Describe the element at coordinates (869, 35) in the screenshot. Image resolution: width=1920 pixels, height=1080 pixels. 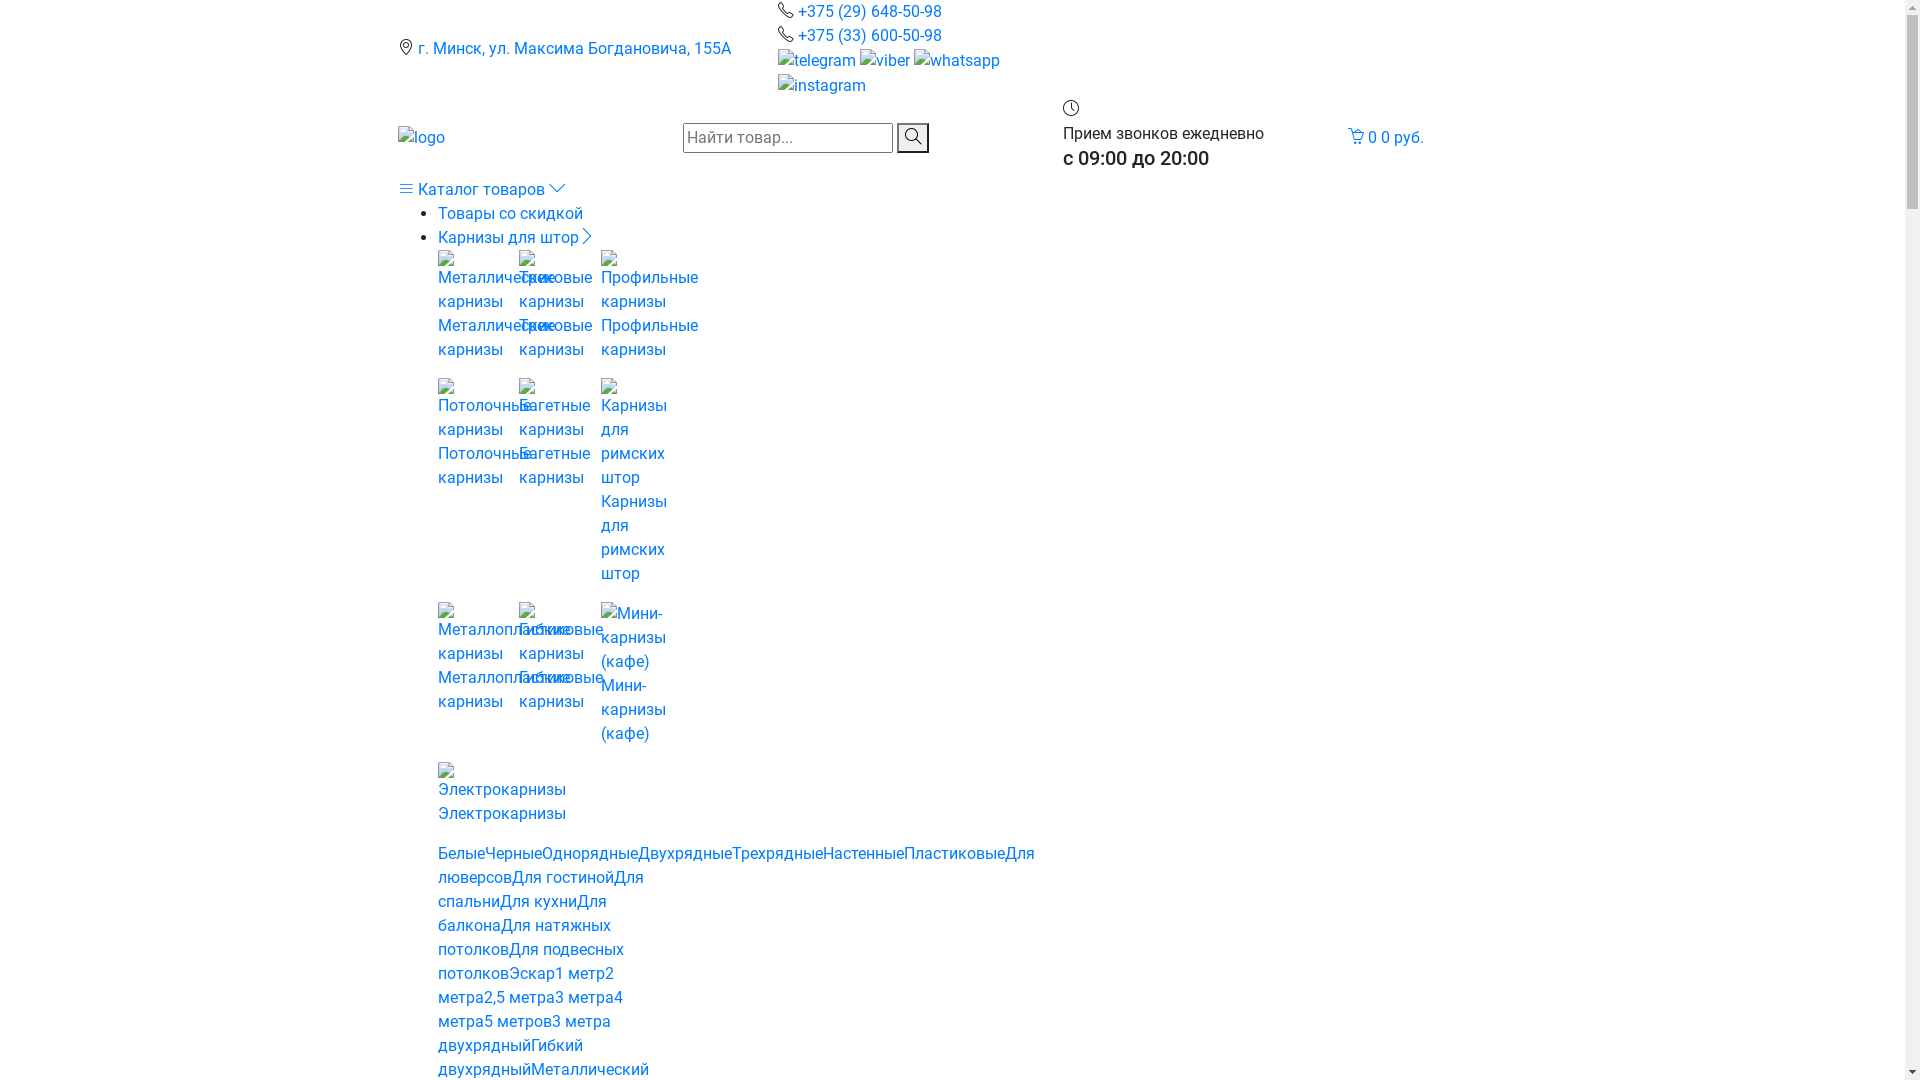
I see `'+375 (33) 600-50-98'` at that location.